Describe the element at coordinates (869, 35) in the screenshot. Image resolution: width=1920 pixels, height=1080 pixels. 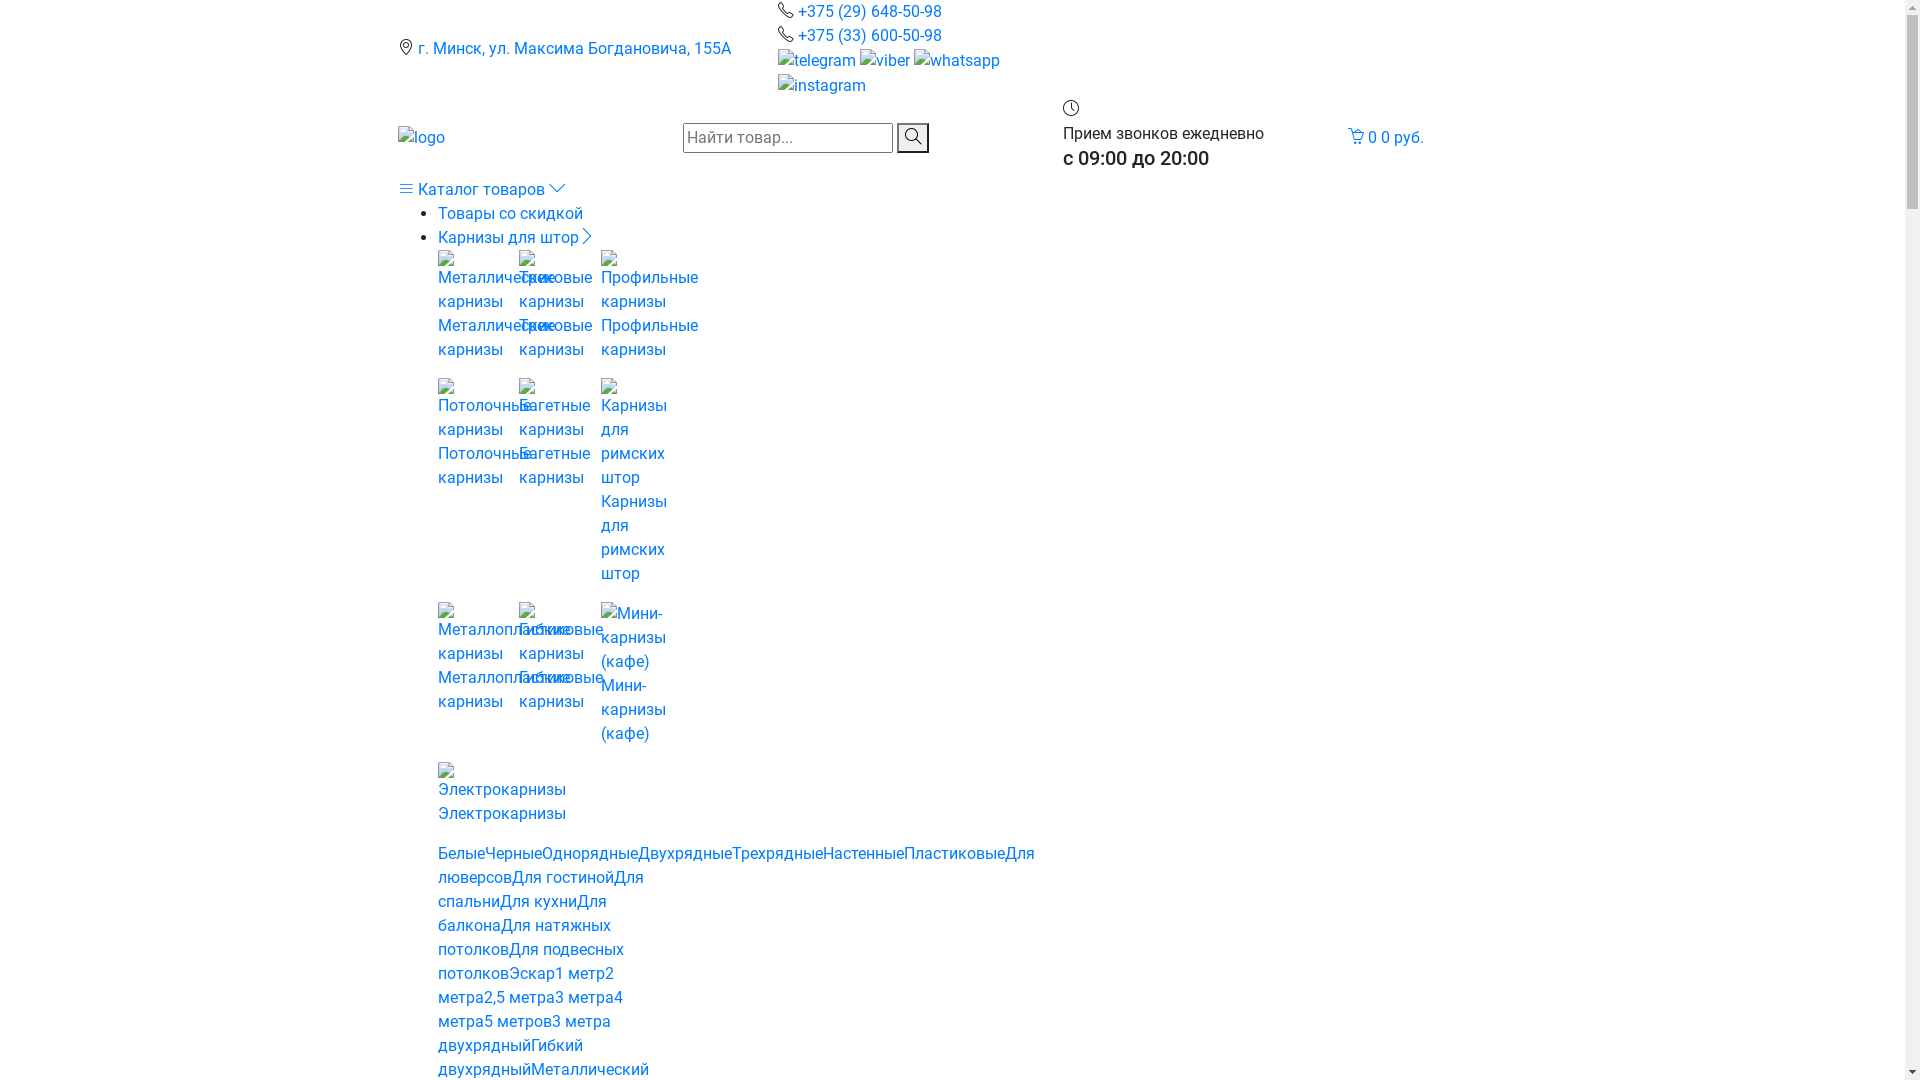
I see `'+375 (33) 600-50-98'` at that location.